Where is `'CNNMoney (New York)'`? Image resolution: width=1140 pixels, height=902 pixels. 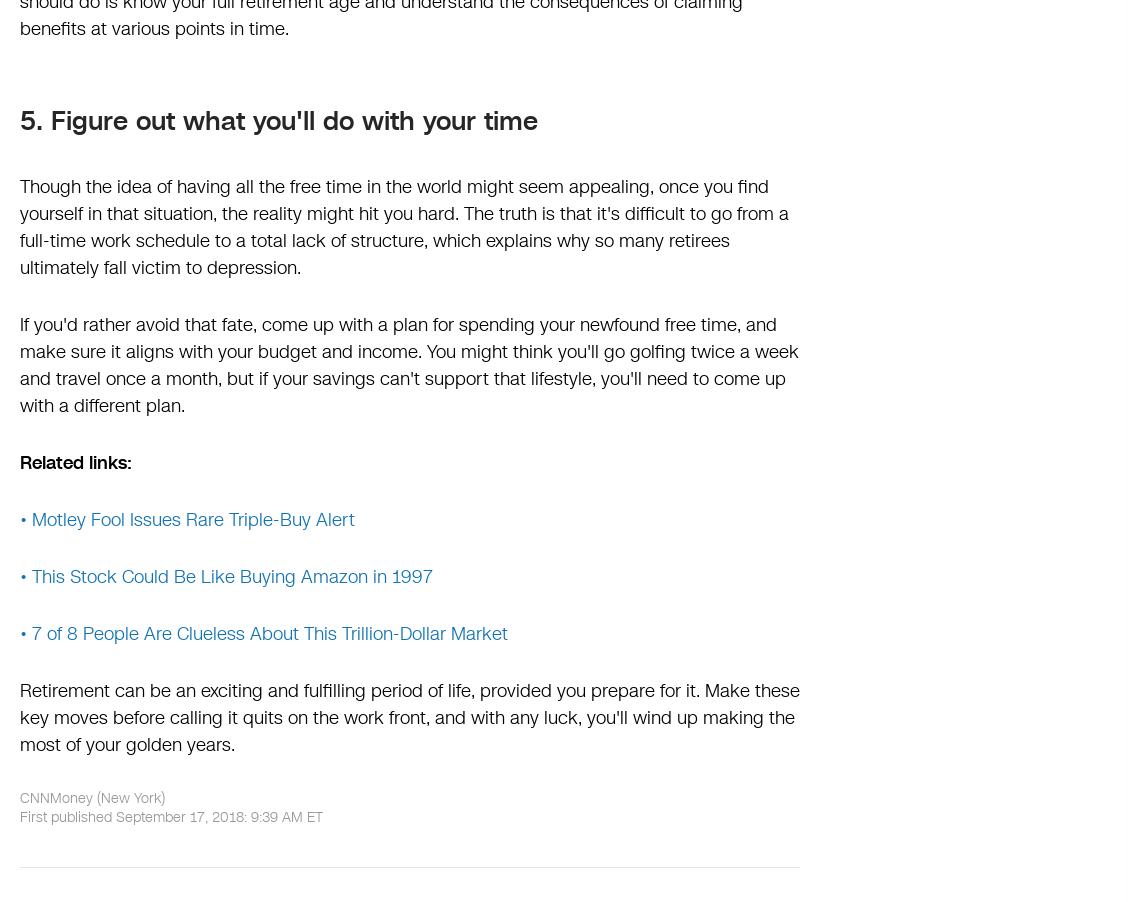 'CNNMoney (New York)' is located at coordinates (91, 797).